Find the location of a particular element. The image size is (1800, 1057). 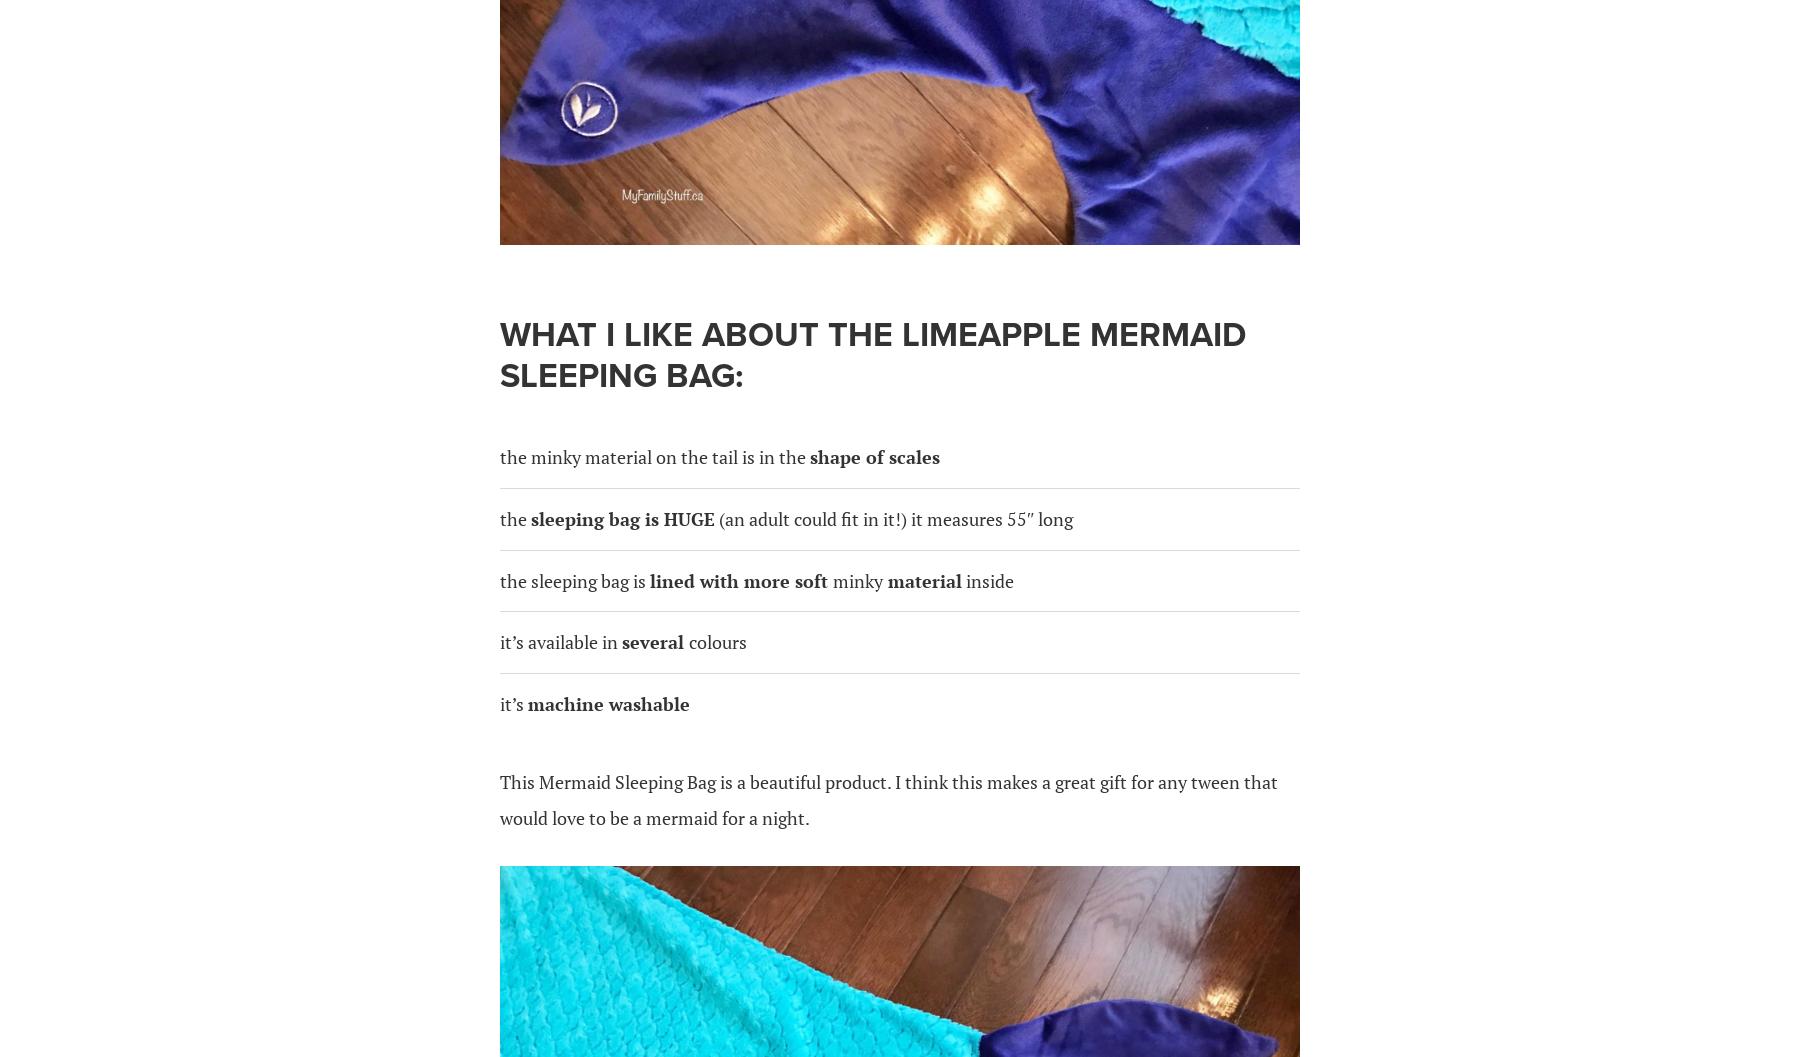

'machine washable' is located at coordinates (526, 702).